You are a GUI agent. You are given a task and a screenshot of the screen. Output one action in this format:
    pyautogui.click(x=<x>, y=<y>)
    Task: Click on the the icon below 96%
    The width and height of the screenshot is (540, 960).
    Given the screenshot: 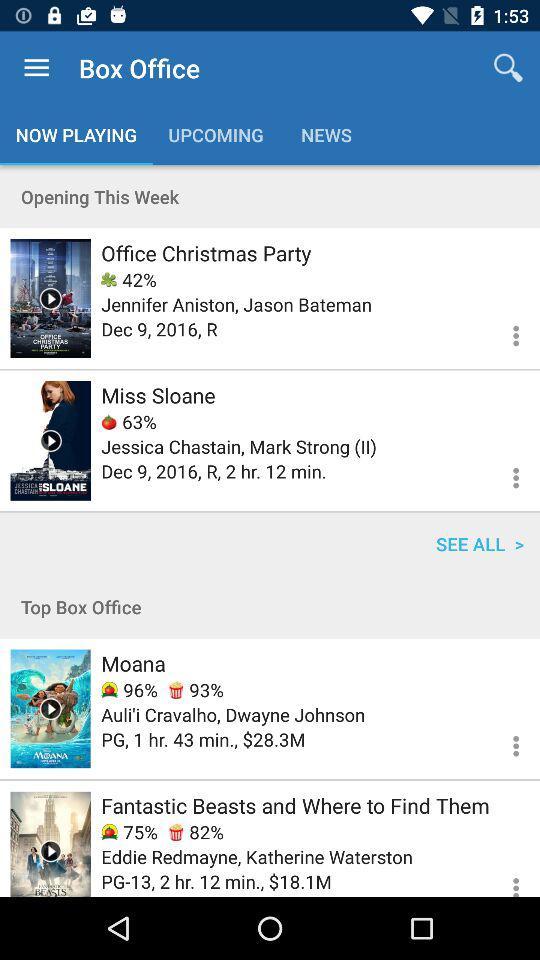 What is the action you would take?
    pyautogui.click(x=232, y=714)
    